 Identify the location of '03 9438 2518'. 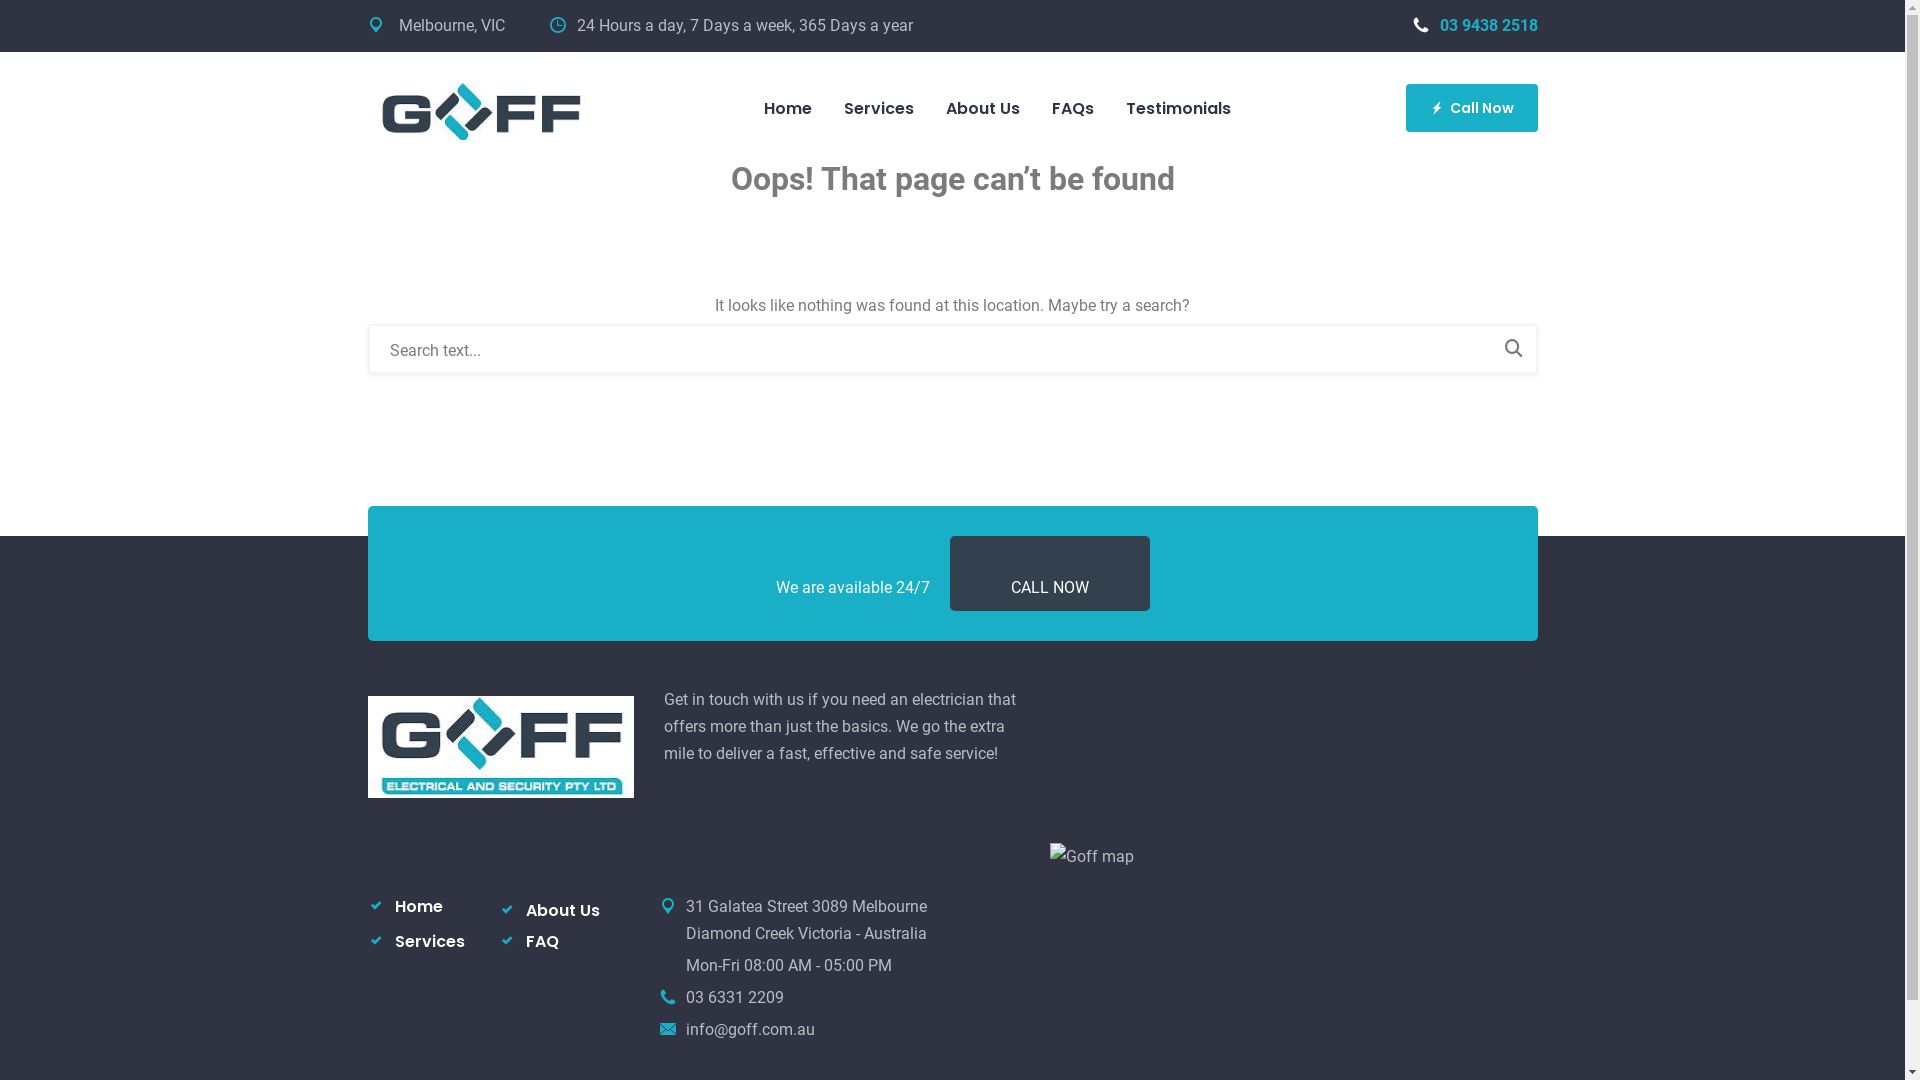
(1474, 25).